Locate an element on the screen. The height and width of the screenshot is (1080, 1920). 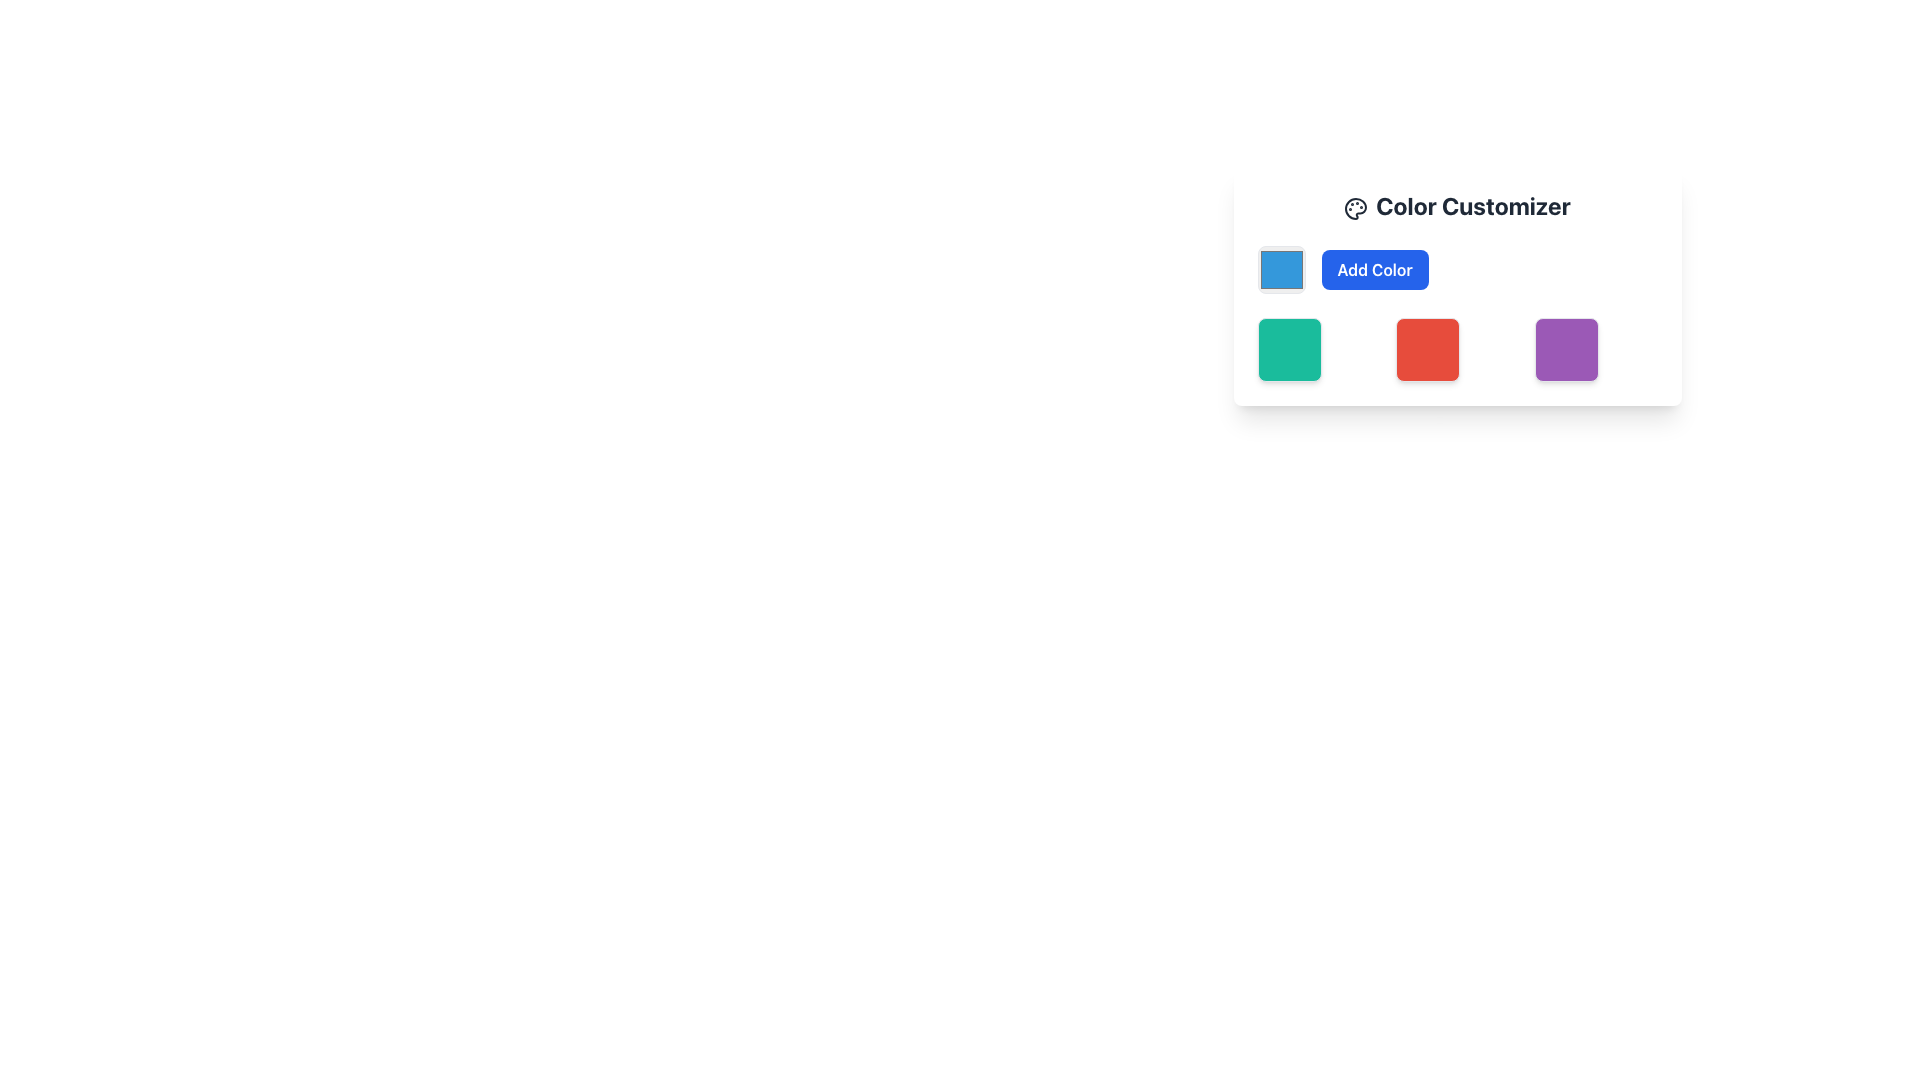
the button located to the right of the square color picker box is located at coordinates (1373, 270).